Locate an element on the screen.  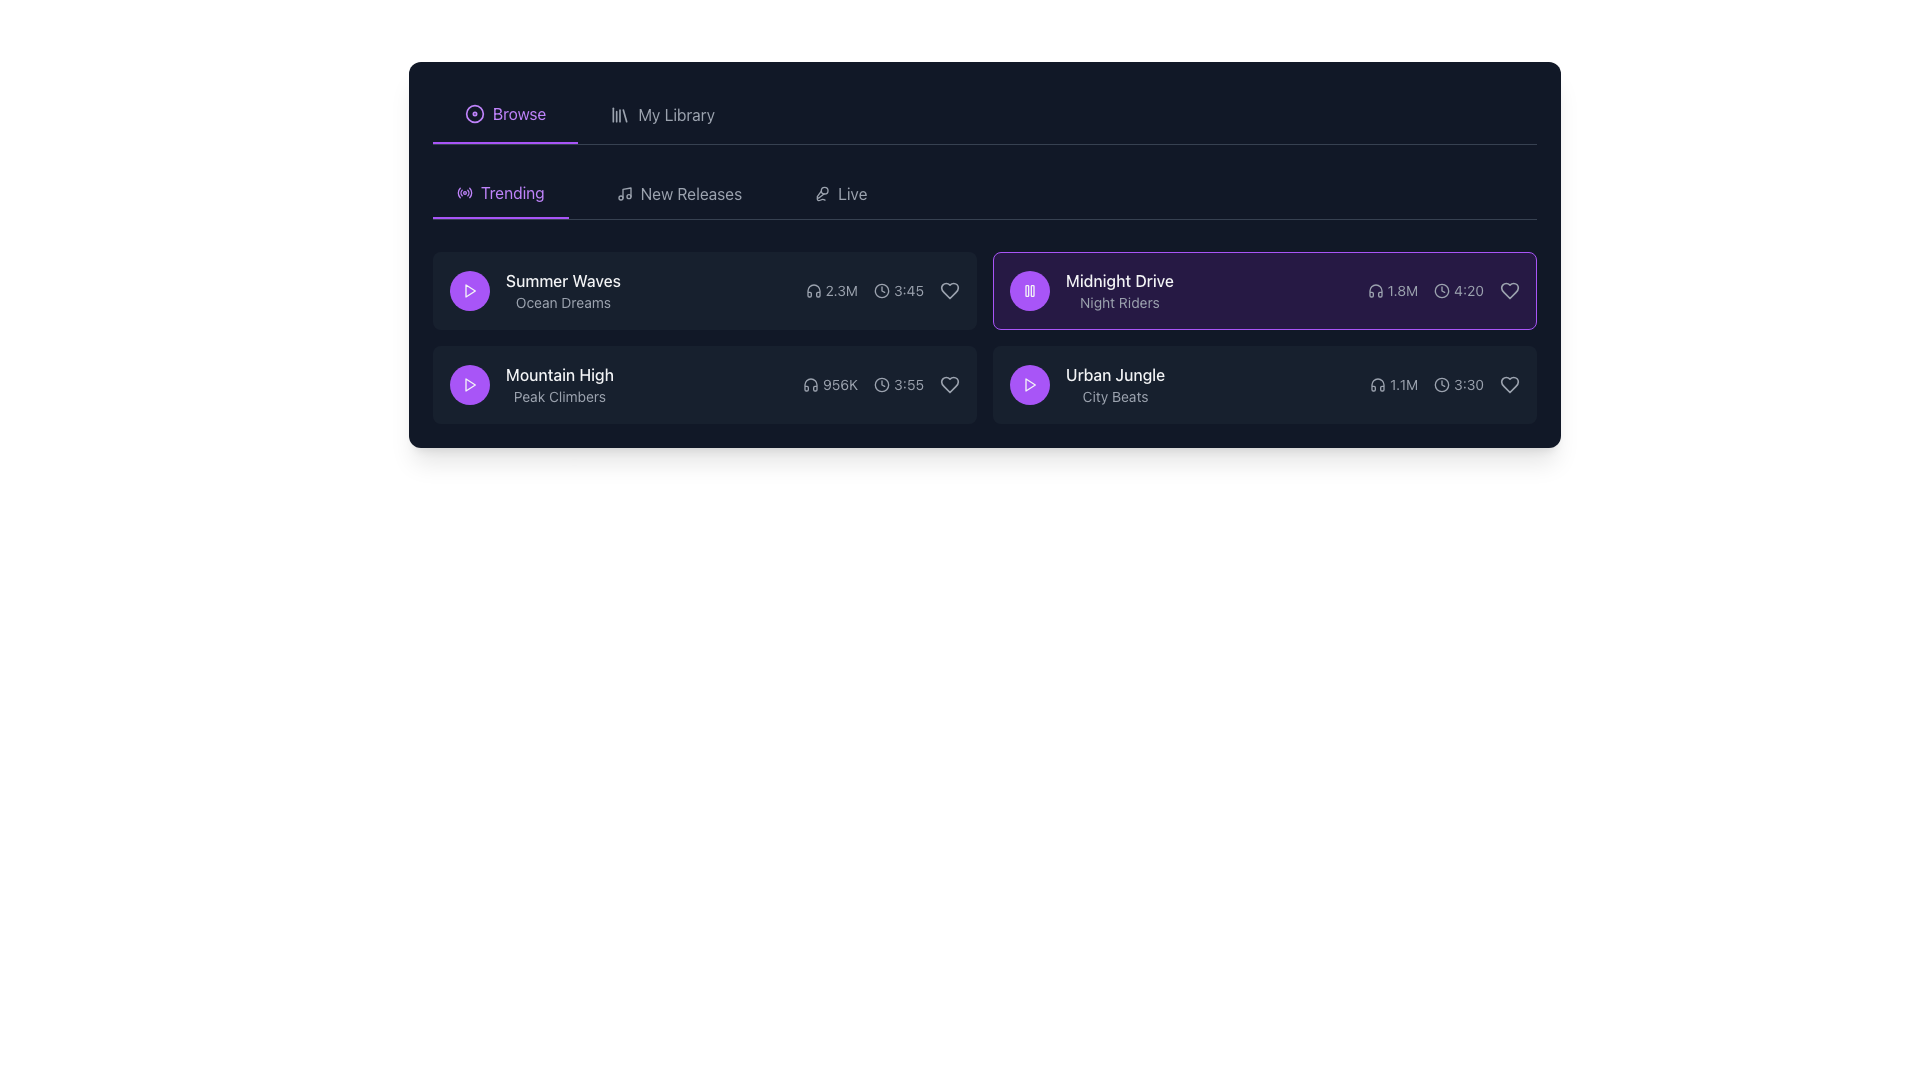
the metadata of the interactive list item titled 'Summer Waves' is located at coordinates (705, 290).